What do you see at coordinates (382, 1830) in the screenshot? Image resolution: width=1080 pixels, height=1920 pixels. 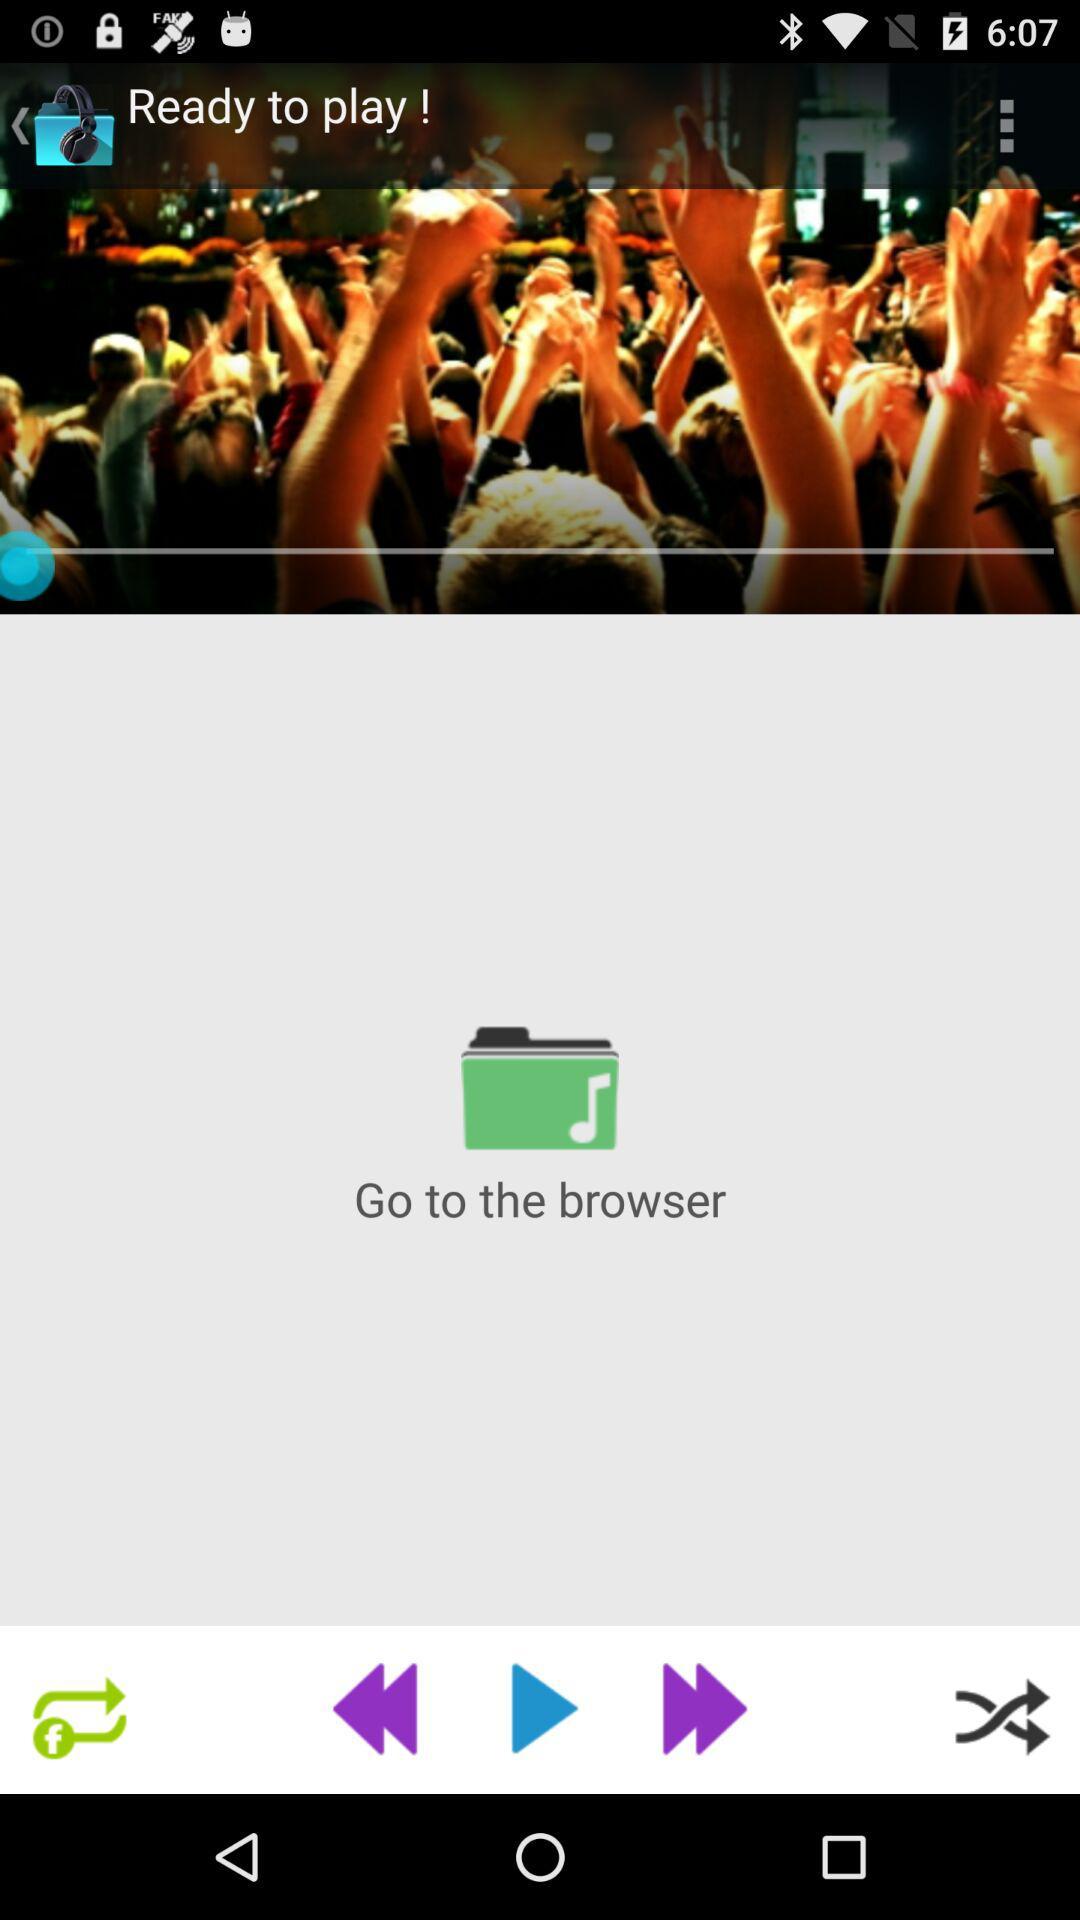 I see `the av_rewind icon` at bounding box center [382, 1830].